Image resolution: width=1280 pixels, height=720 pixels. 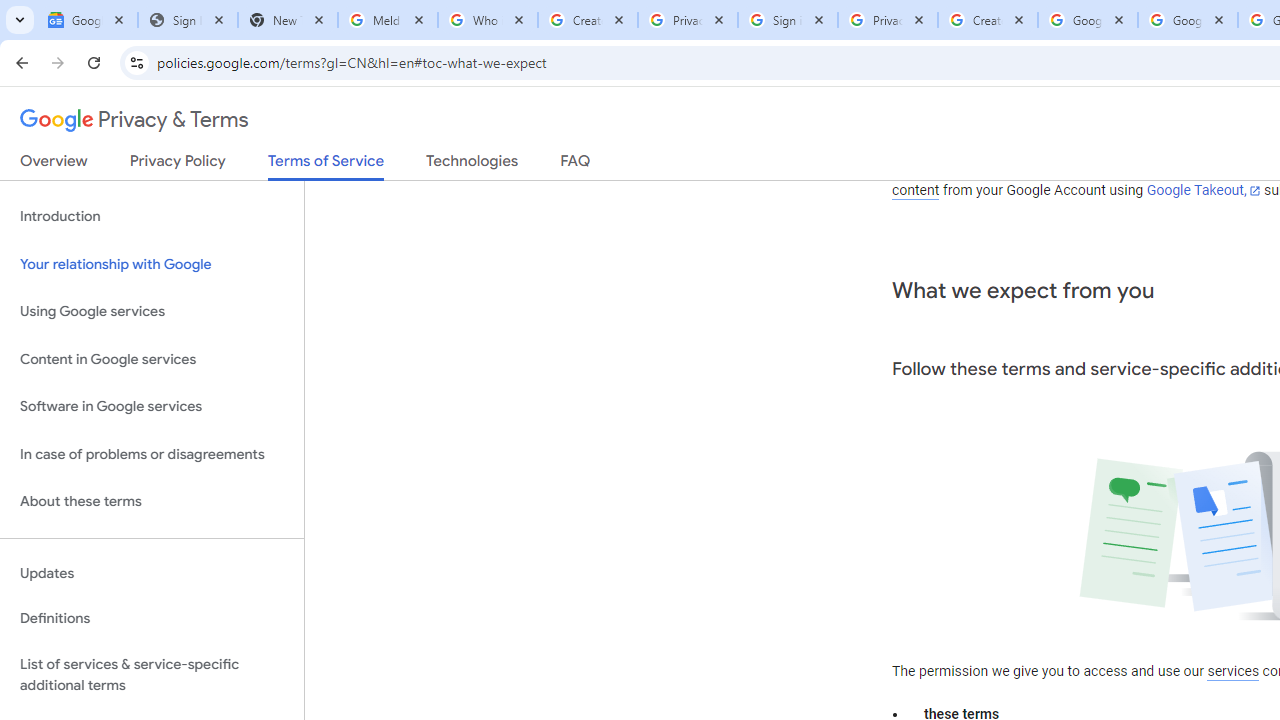 What do you see at coordinates (471, 164) in the screenshot?
I see `'Technologies'` at bounding box center [471, 164].